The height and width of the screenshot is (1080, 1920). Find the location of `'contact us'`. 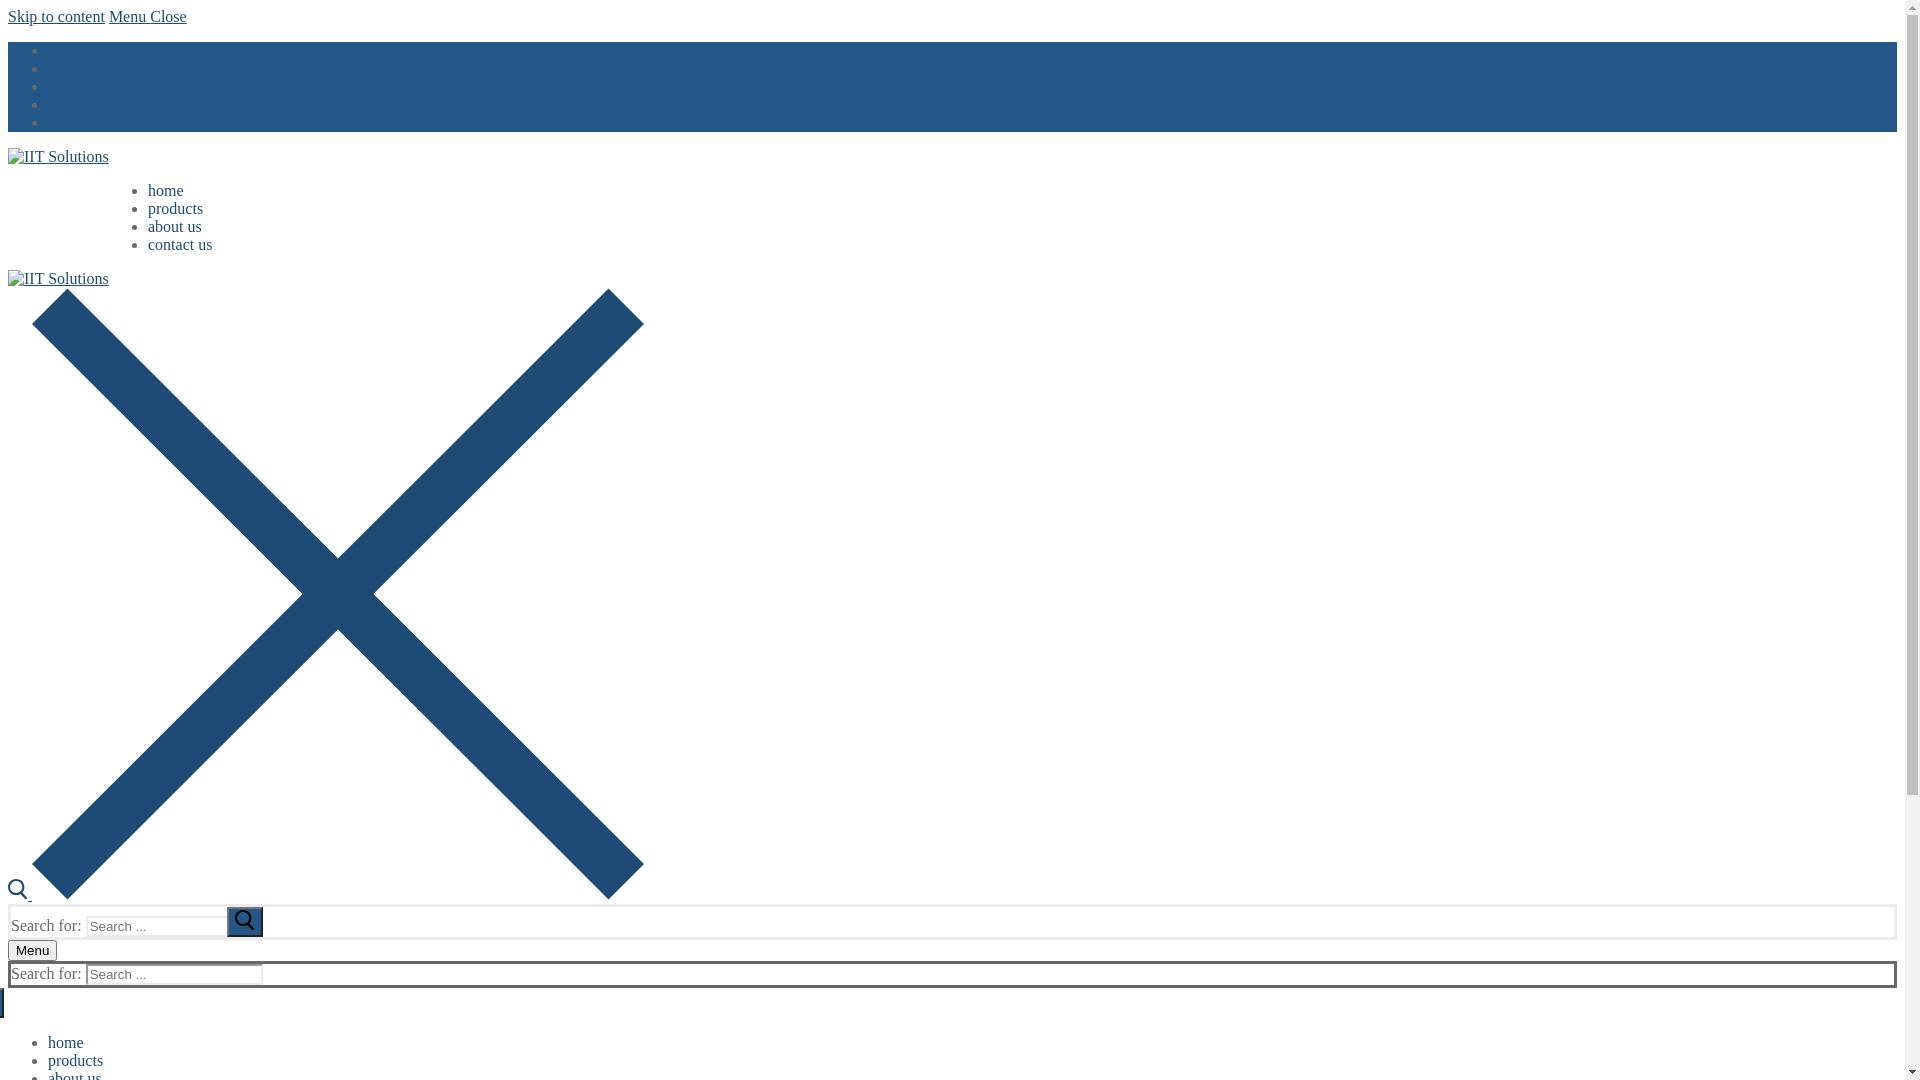

'contact us' is located at coordinates (147, 243).